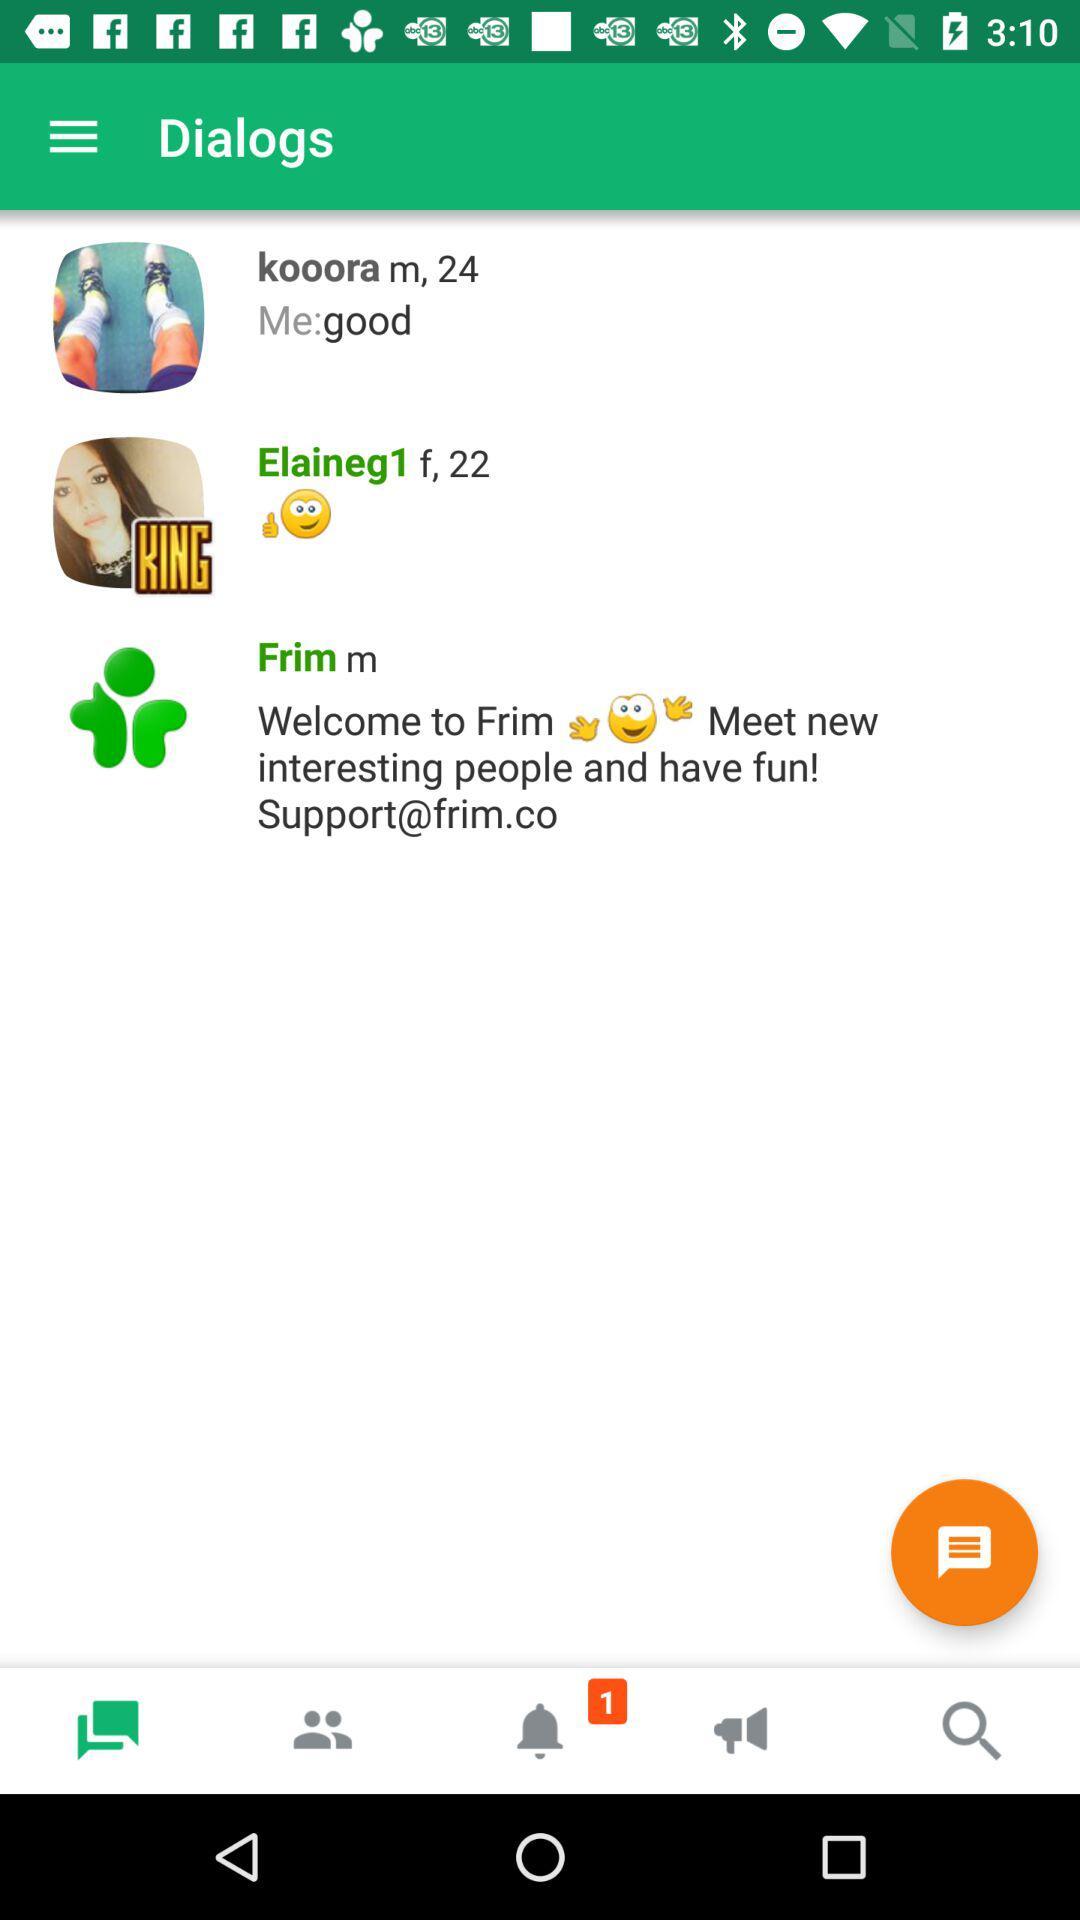 This screenshot has height=1920, width=1080. I want to click on m, 24, so click(432, 266).